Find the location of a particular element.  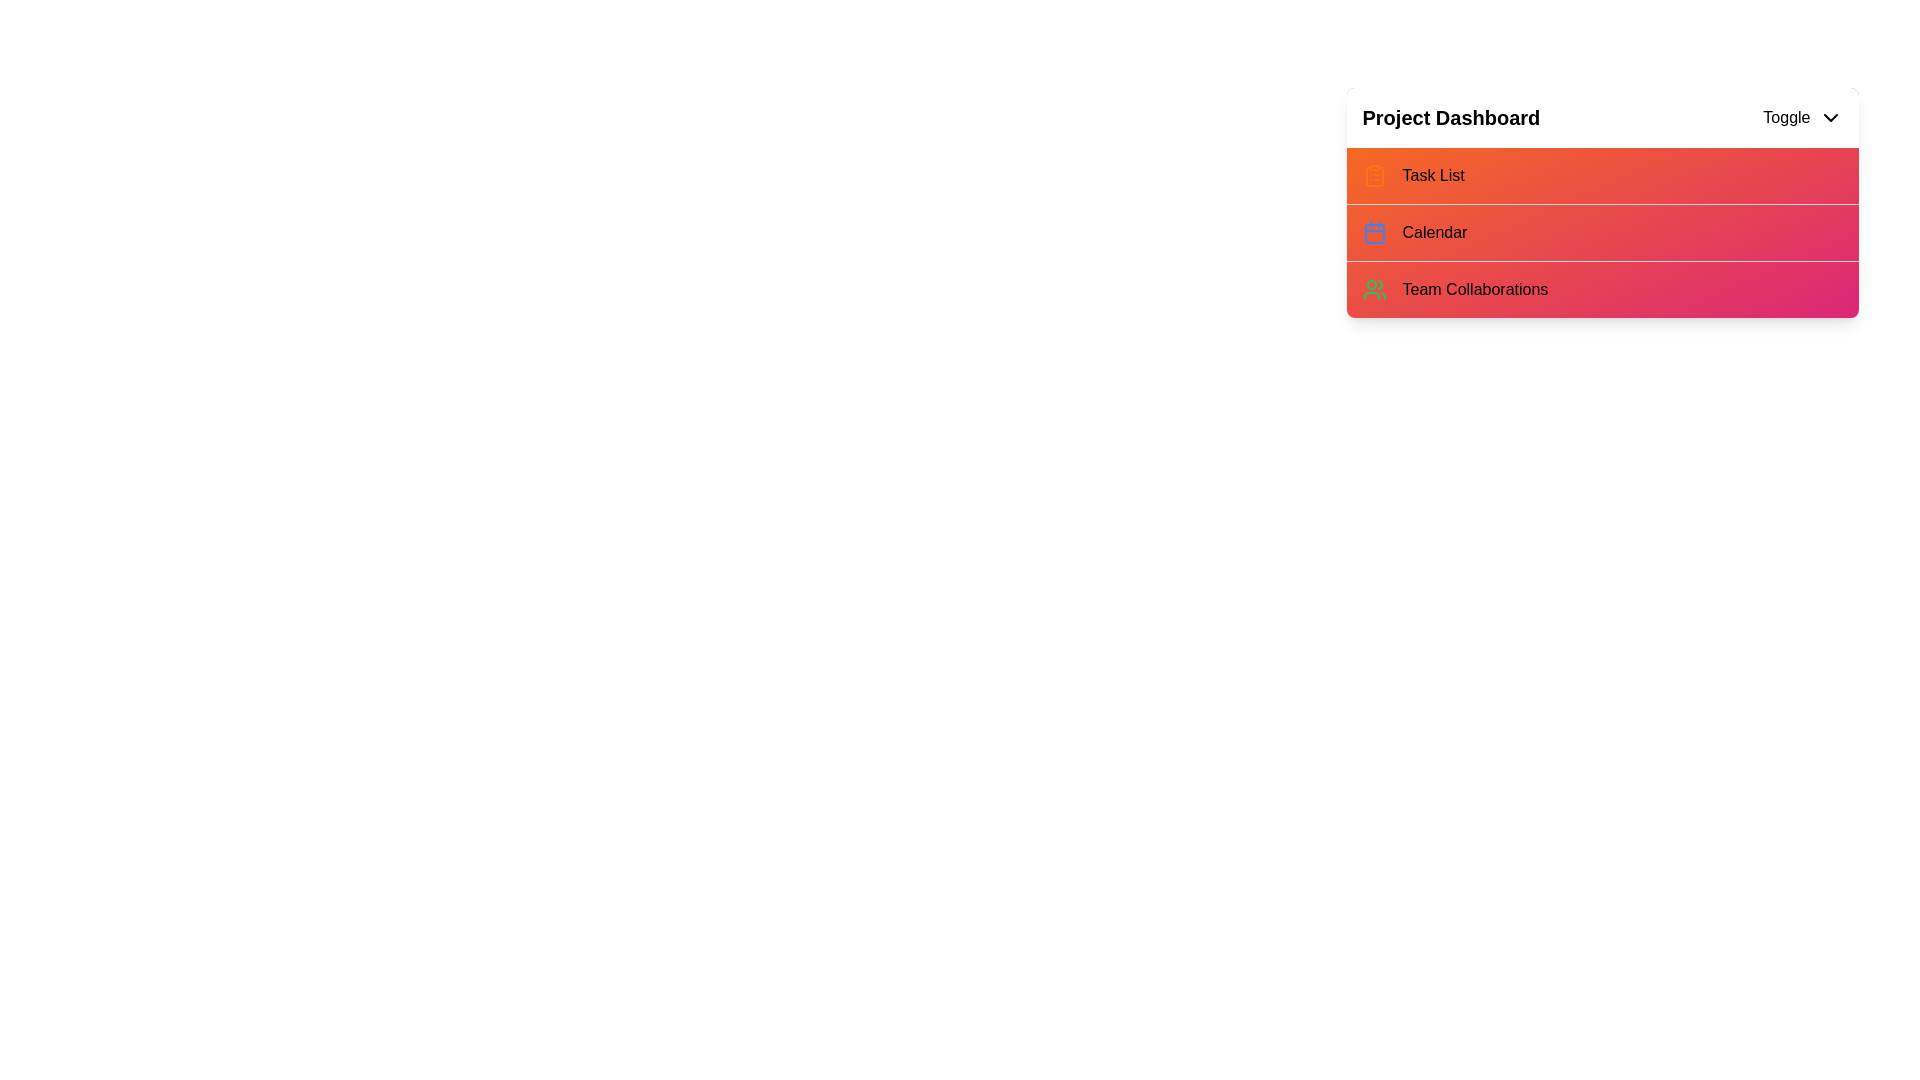

the icon corresponding to Team Collaborations is located at coordinates (1373, 289).